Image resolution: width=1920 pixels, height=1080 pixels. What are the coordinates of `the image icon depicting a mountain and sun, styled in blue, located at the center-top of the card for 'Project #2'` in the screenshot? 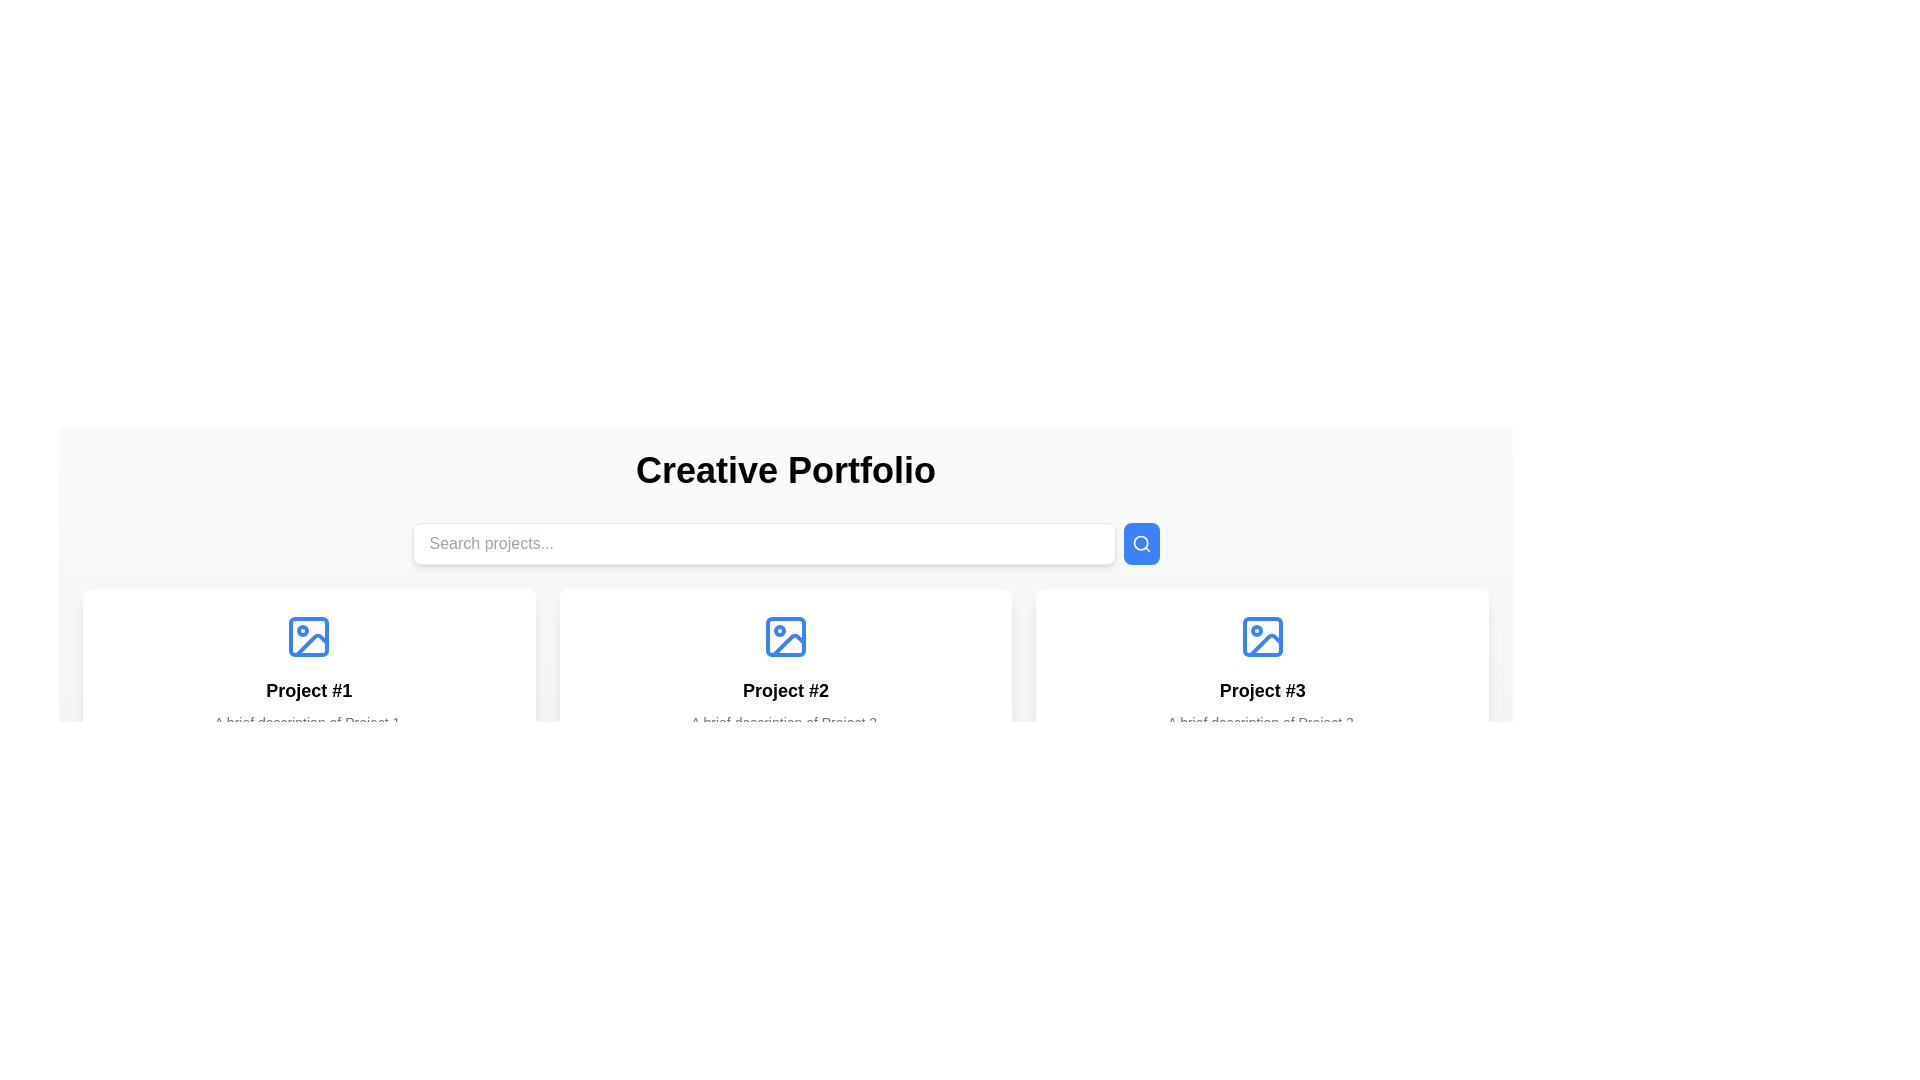 It's located at (785, 636).